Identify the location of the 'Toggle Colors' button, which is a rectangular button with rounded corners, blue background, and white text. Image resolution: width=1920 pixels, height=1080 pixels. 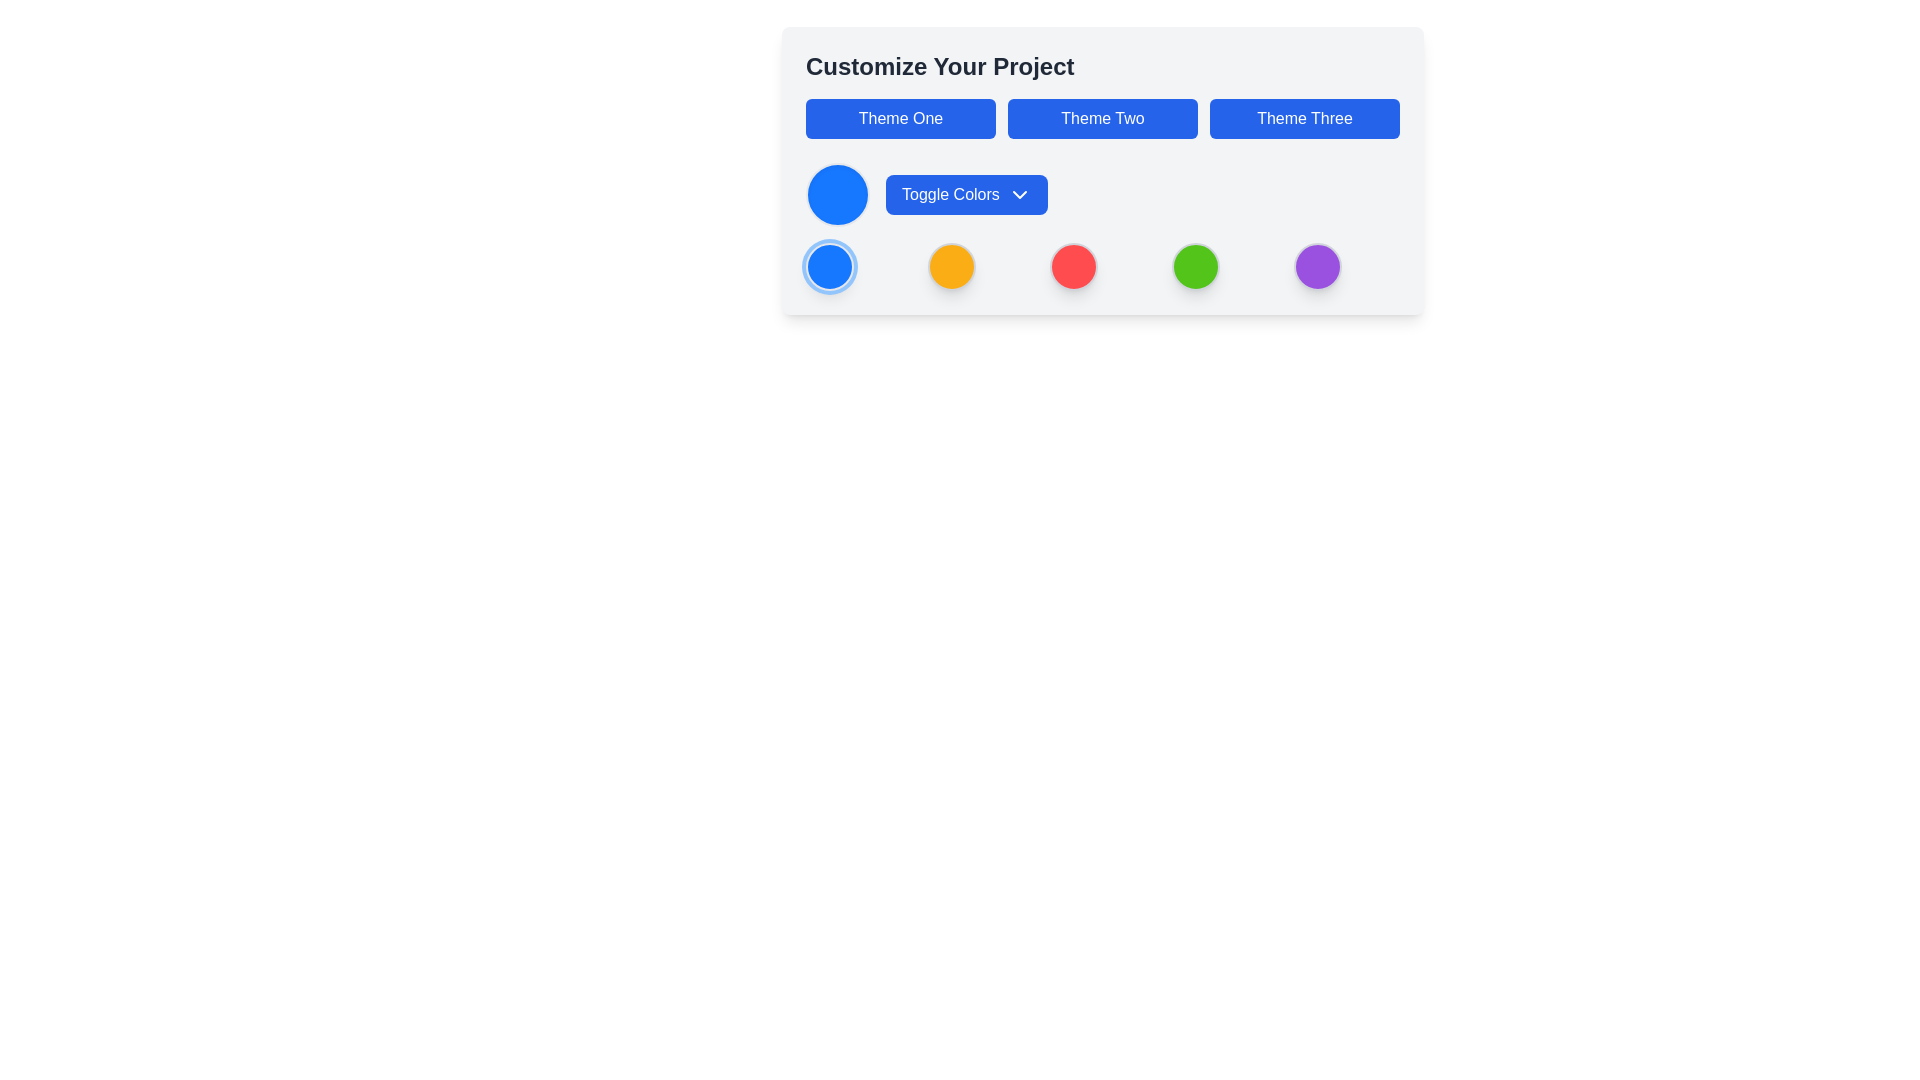
(967, 194).